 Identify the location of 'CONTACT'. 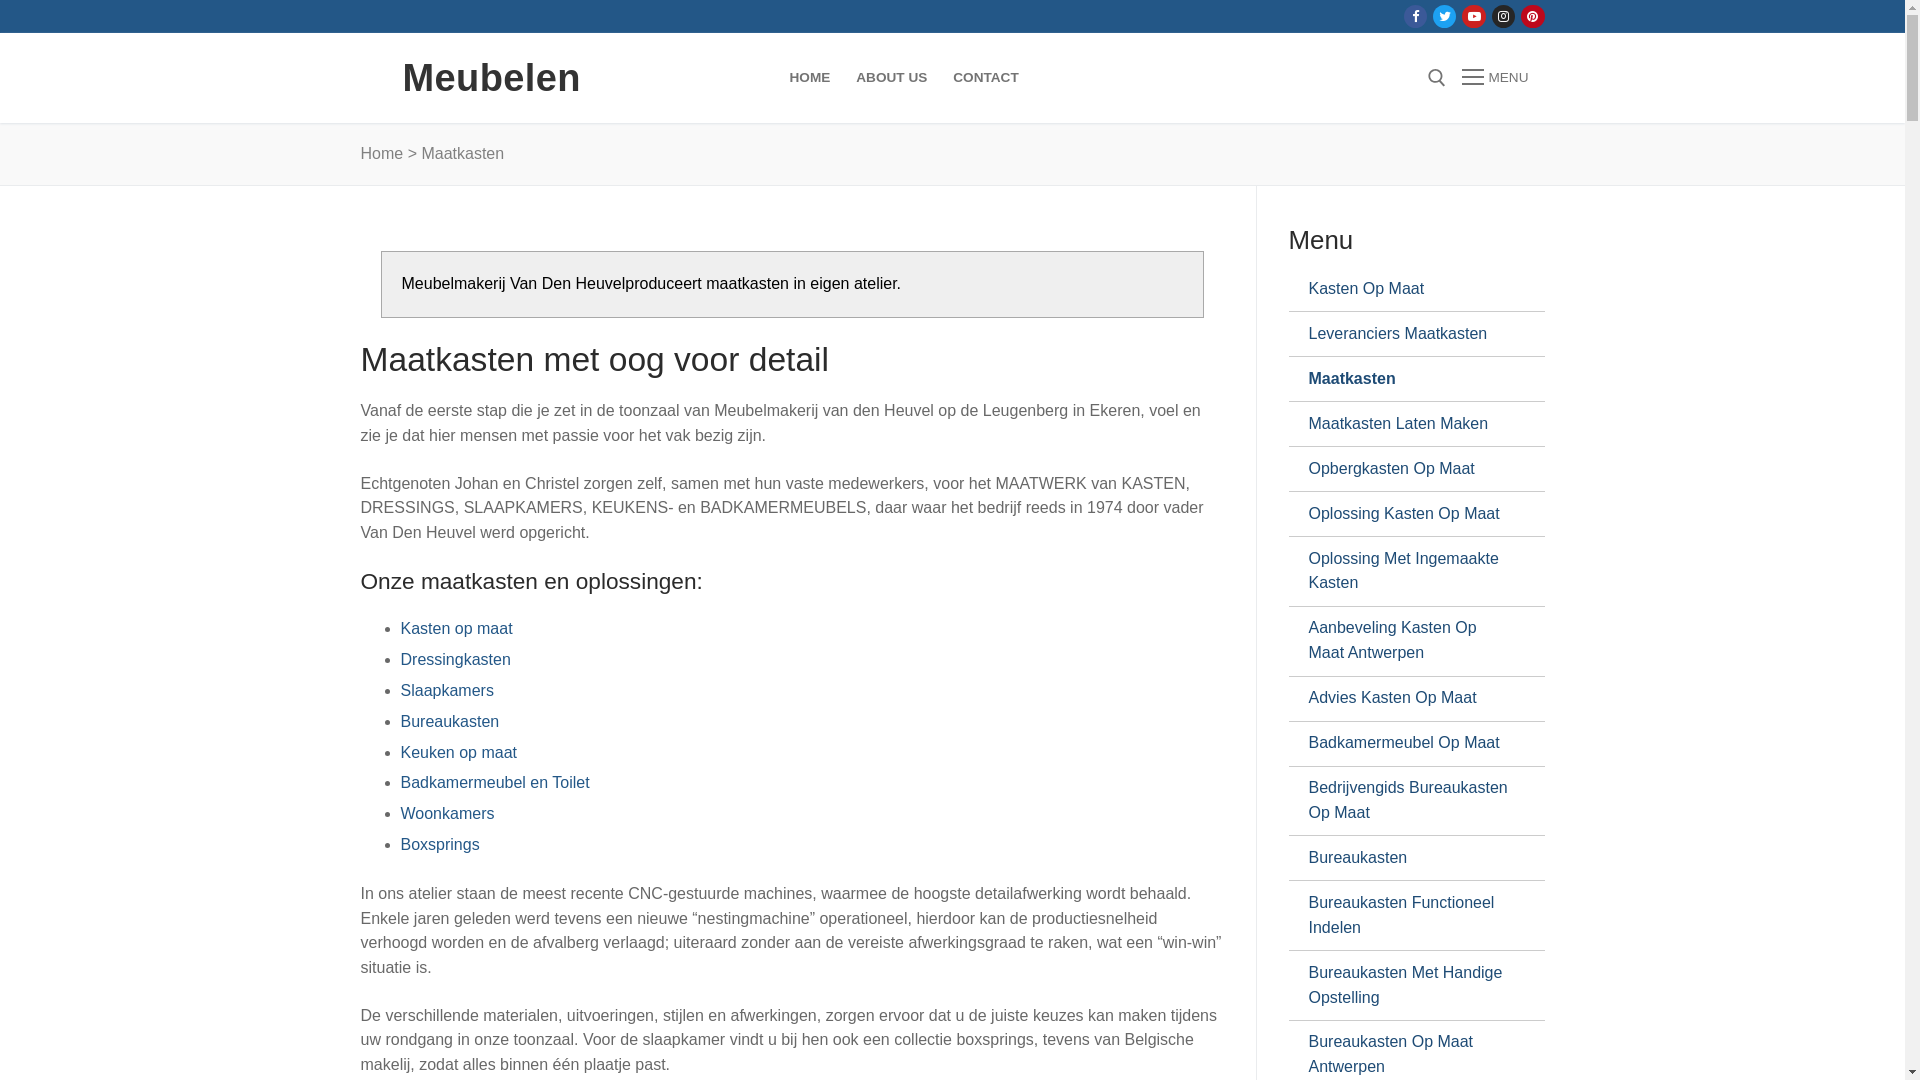
(985, 76).